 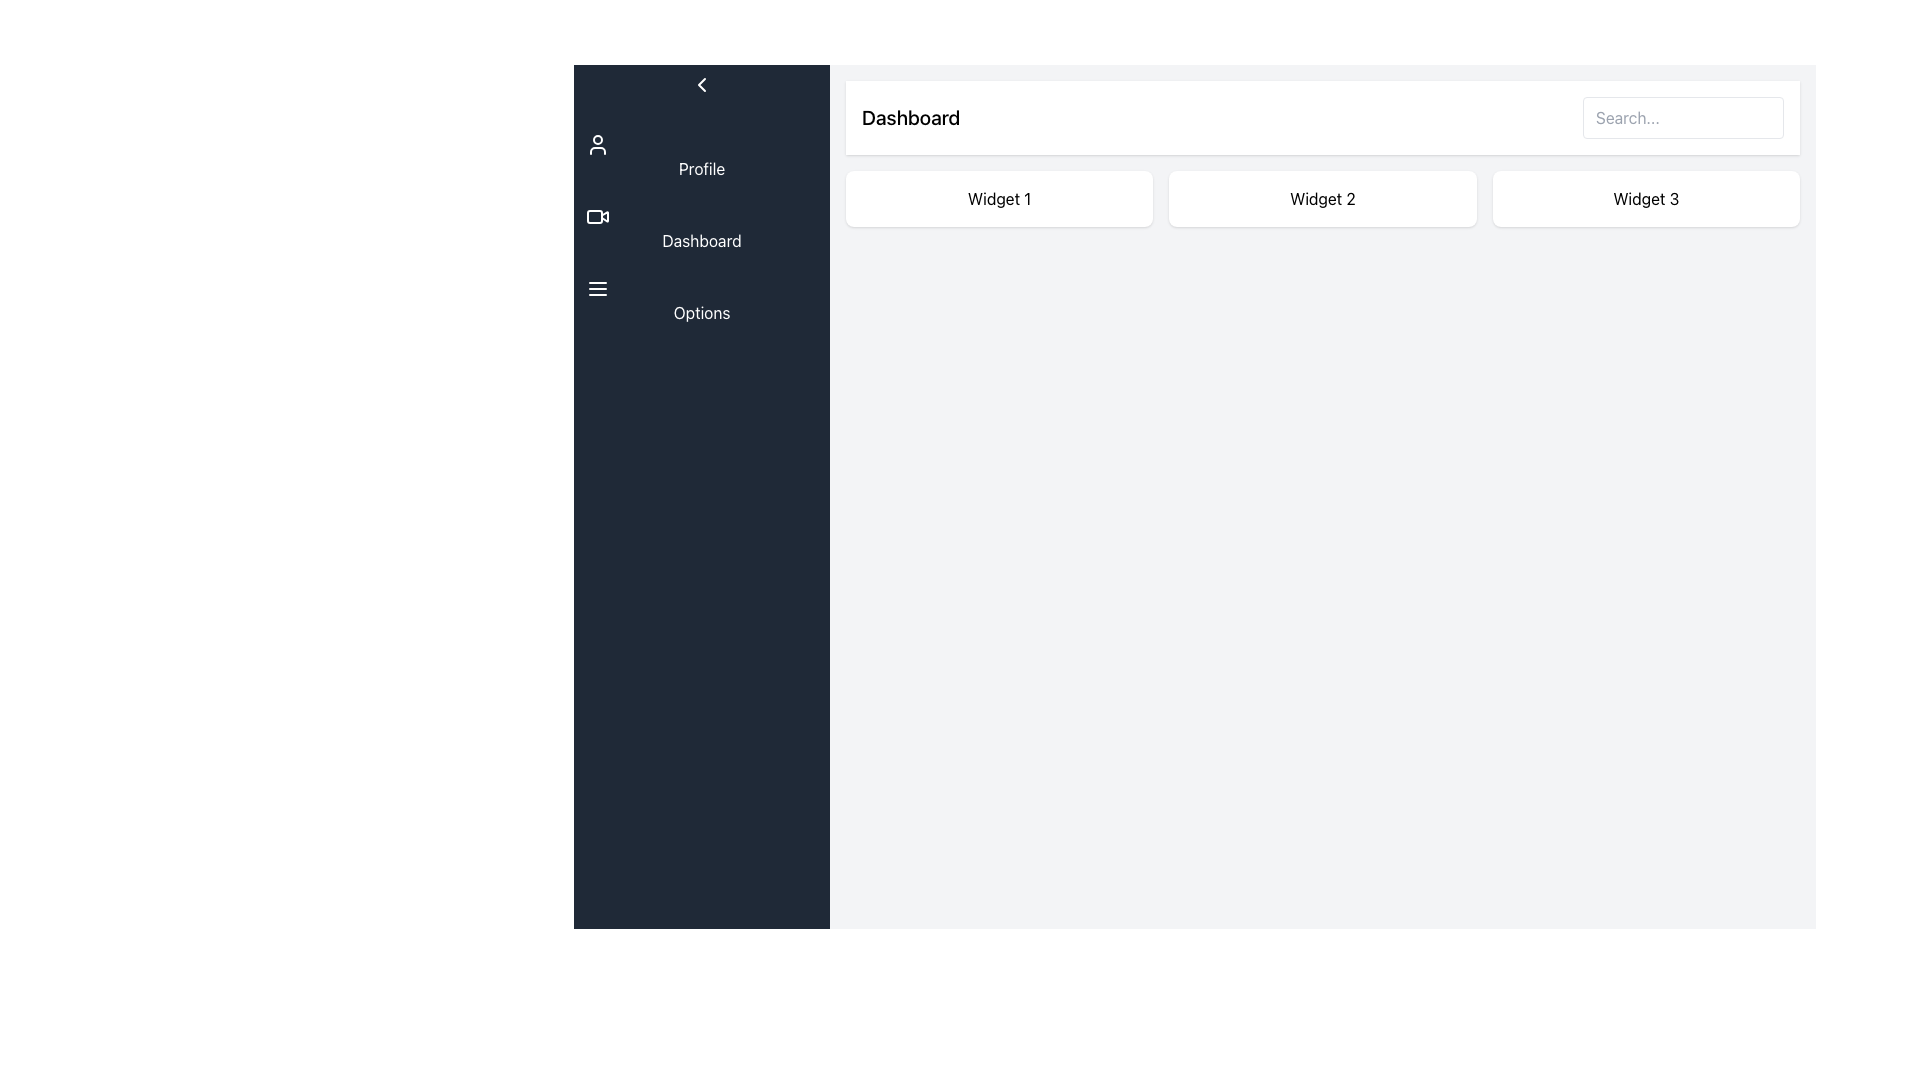 What do you see at coordinates (701, 83) in the screenshot?
I see `the navigational back button located at the top of the dark-colored navigation sidebar` at bounding box center [701, 83].